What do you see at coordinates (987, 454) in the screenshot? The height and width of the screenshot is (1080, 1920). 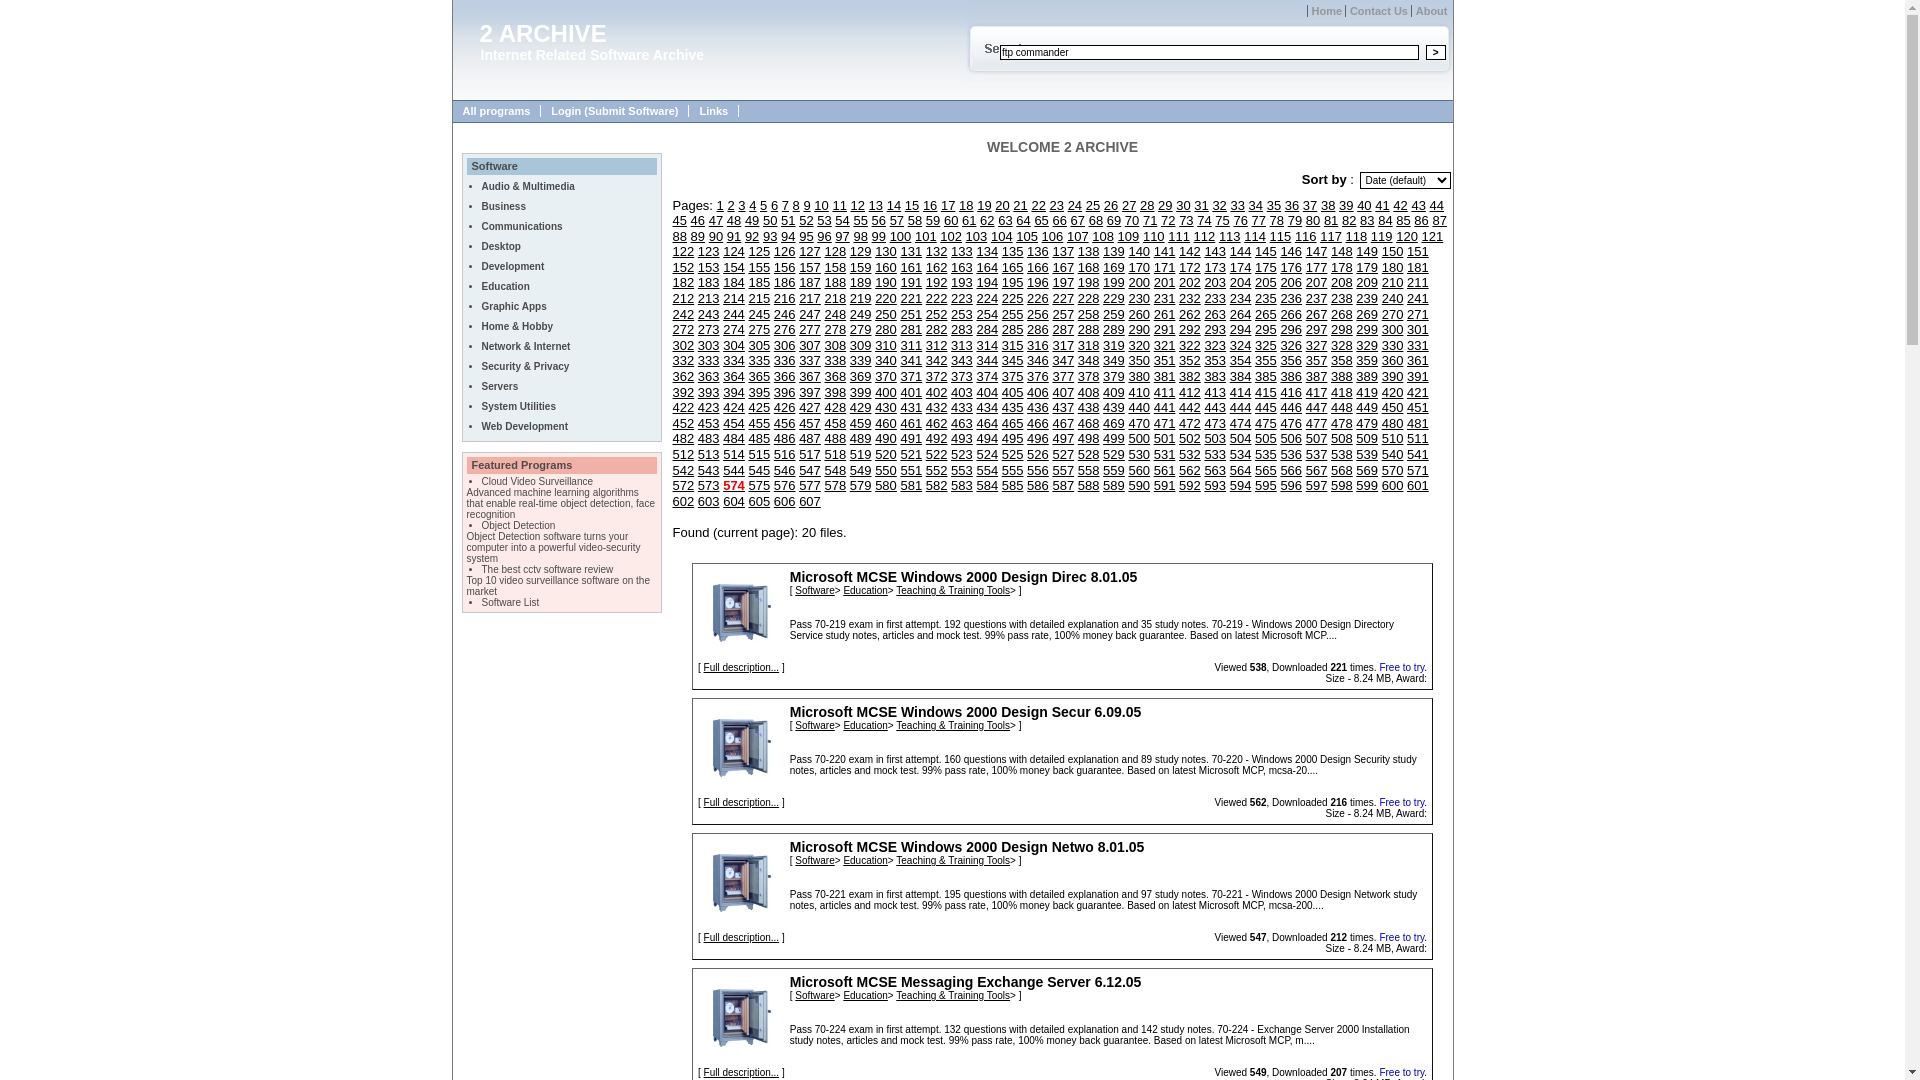 I see `'524'` at bounding box center [987, 454].